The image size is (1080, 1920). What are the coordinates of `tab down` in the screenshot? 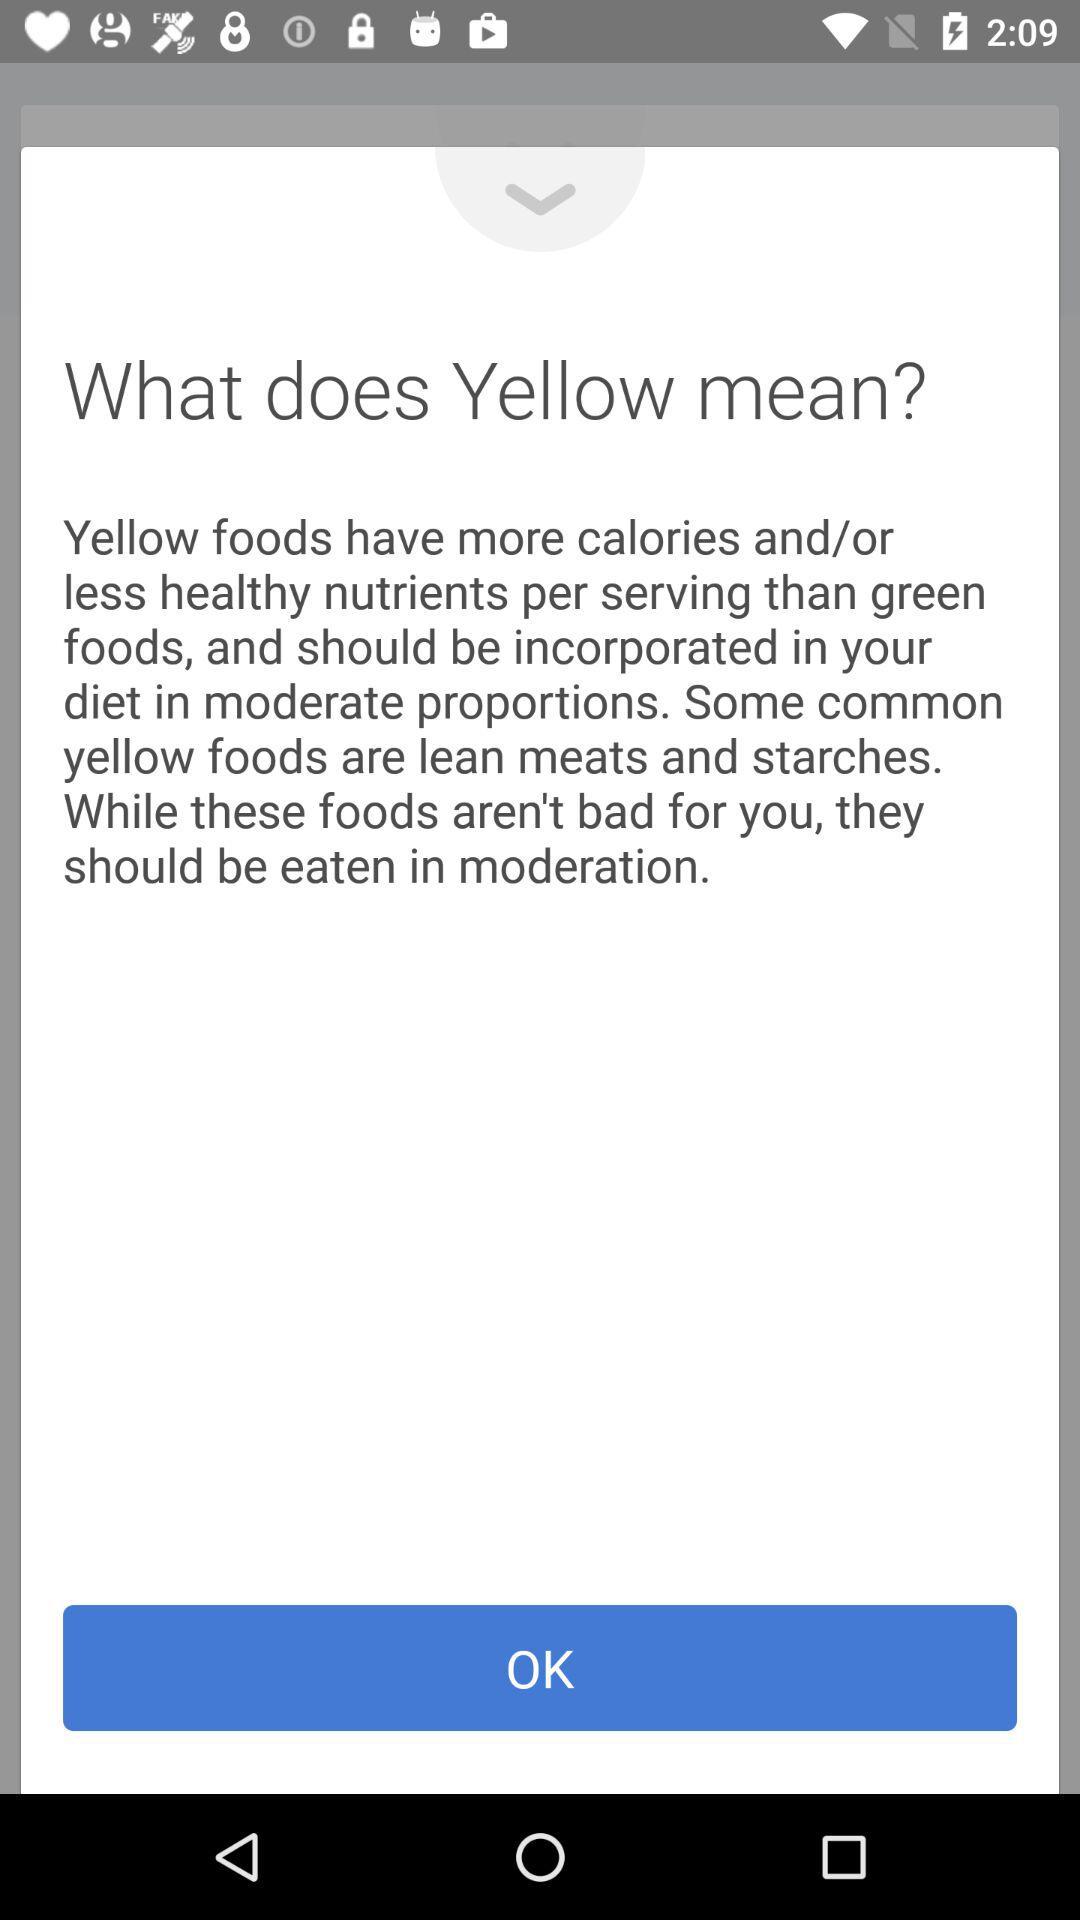 It's located at (540, 199).